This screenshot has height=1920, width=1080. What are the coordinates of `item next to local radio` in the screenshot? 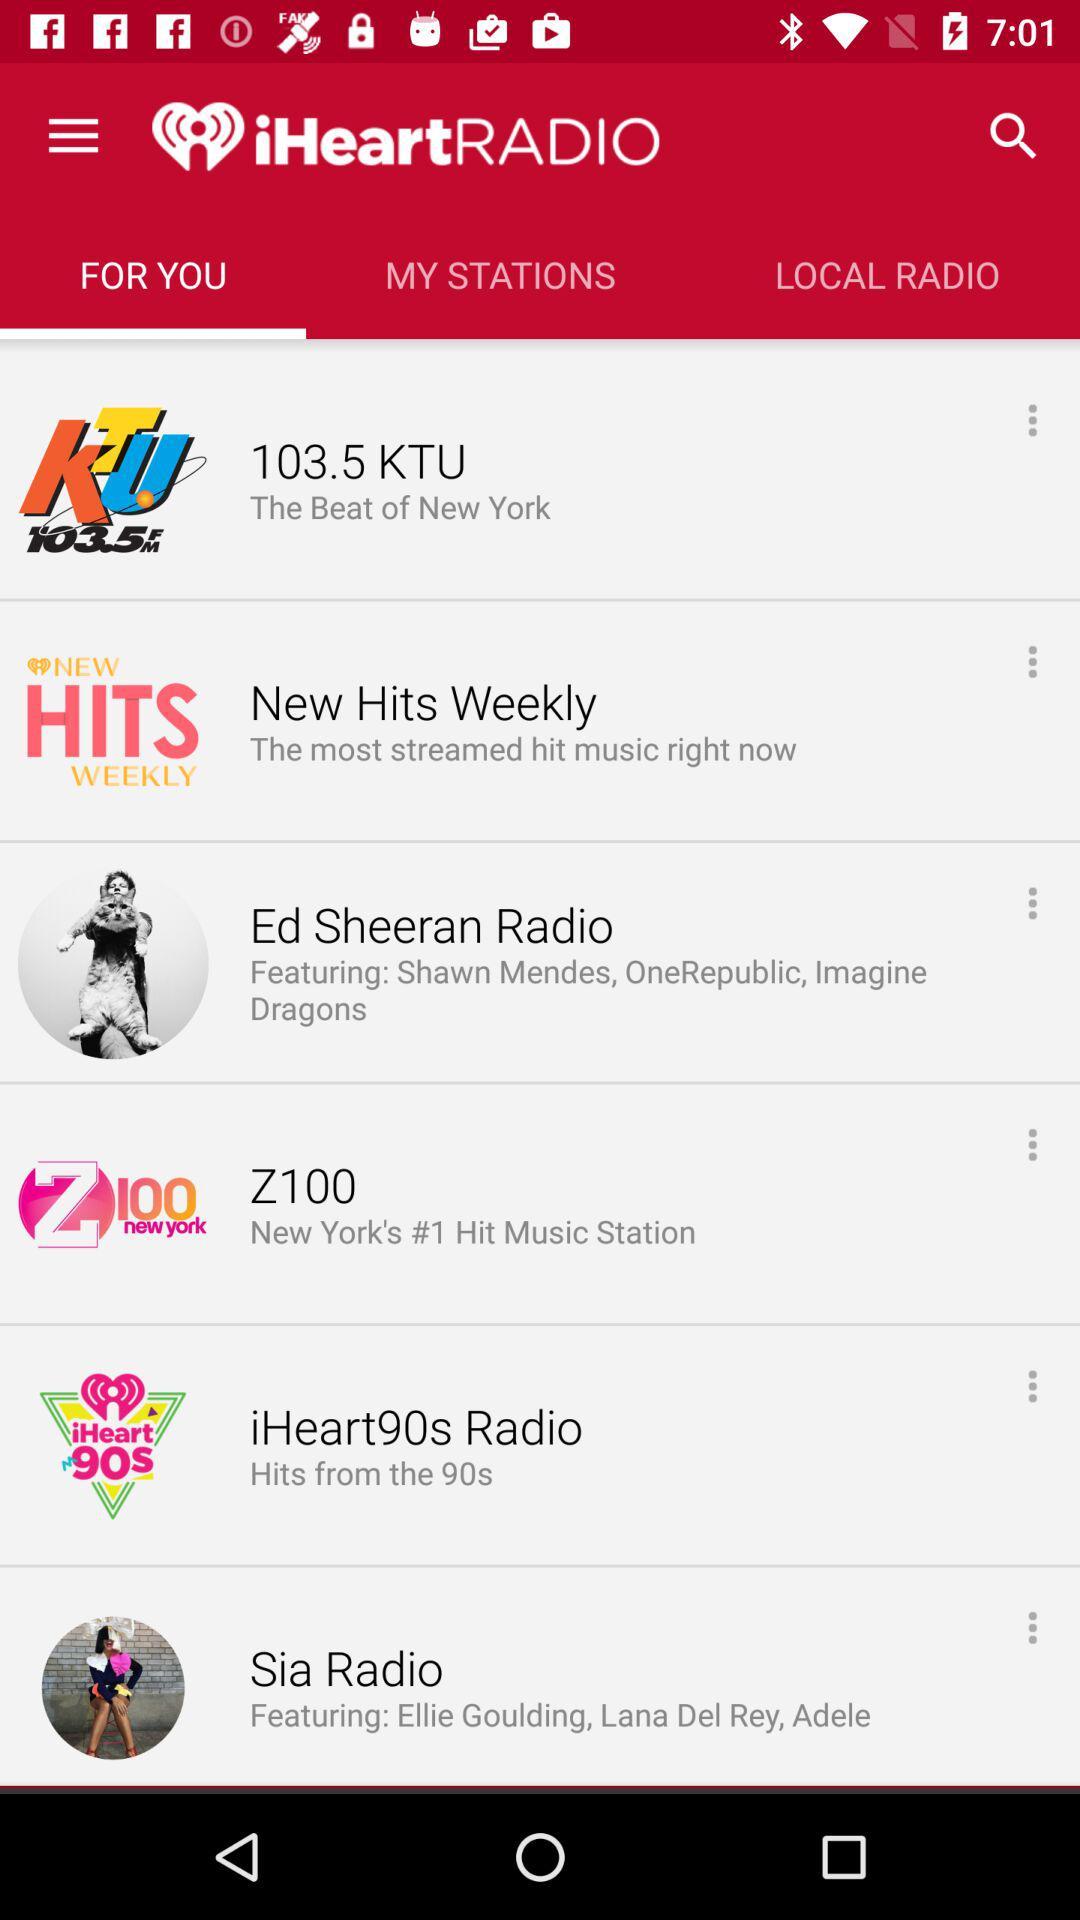 It's located at (499, 273).